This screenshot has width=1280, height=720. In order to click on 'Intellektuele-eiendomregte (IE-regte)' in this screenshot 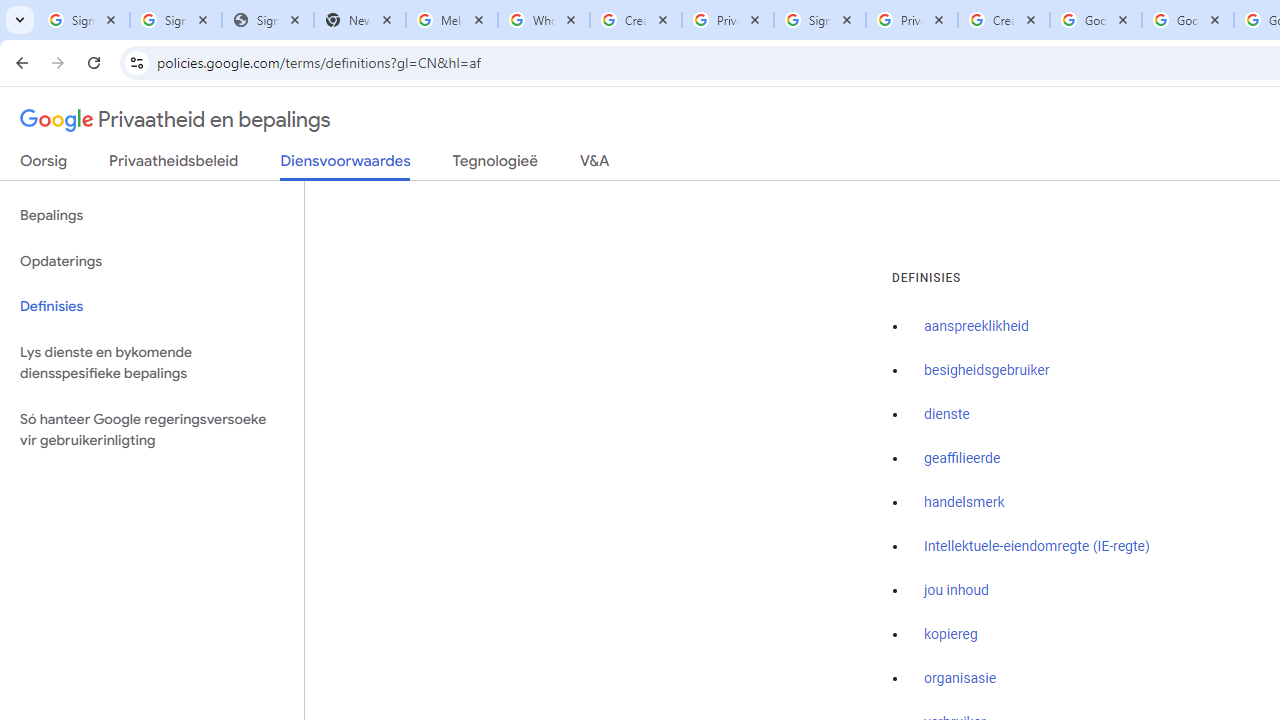, I will do `click(1036, 546)`.